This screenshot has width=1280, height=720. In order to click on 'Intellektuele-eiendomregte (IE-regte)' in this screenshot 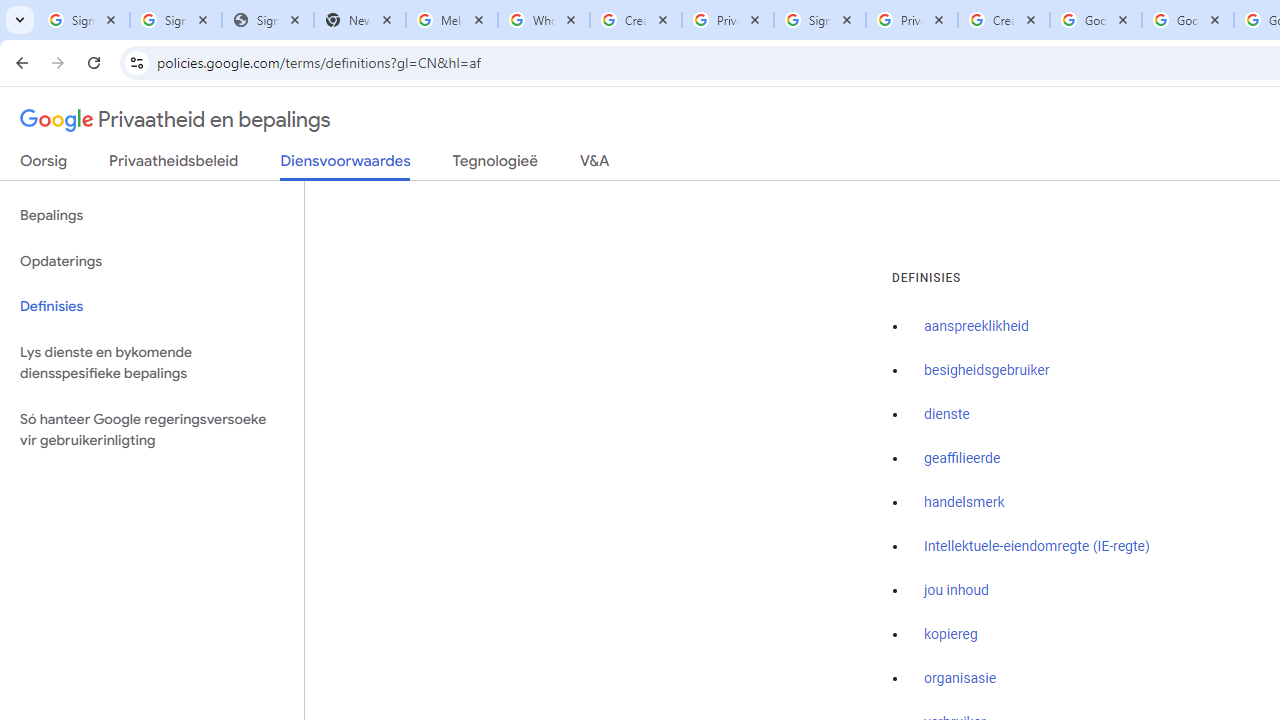, I will do `click(1036, 546)`.